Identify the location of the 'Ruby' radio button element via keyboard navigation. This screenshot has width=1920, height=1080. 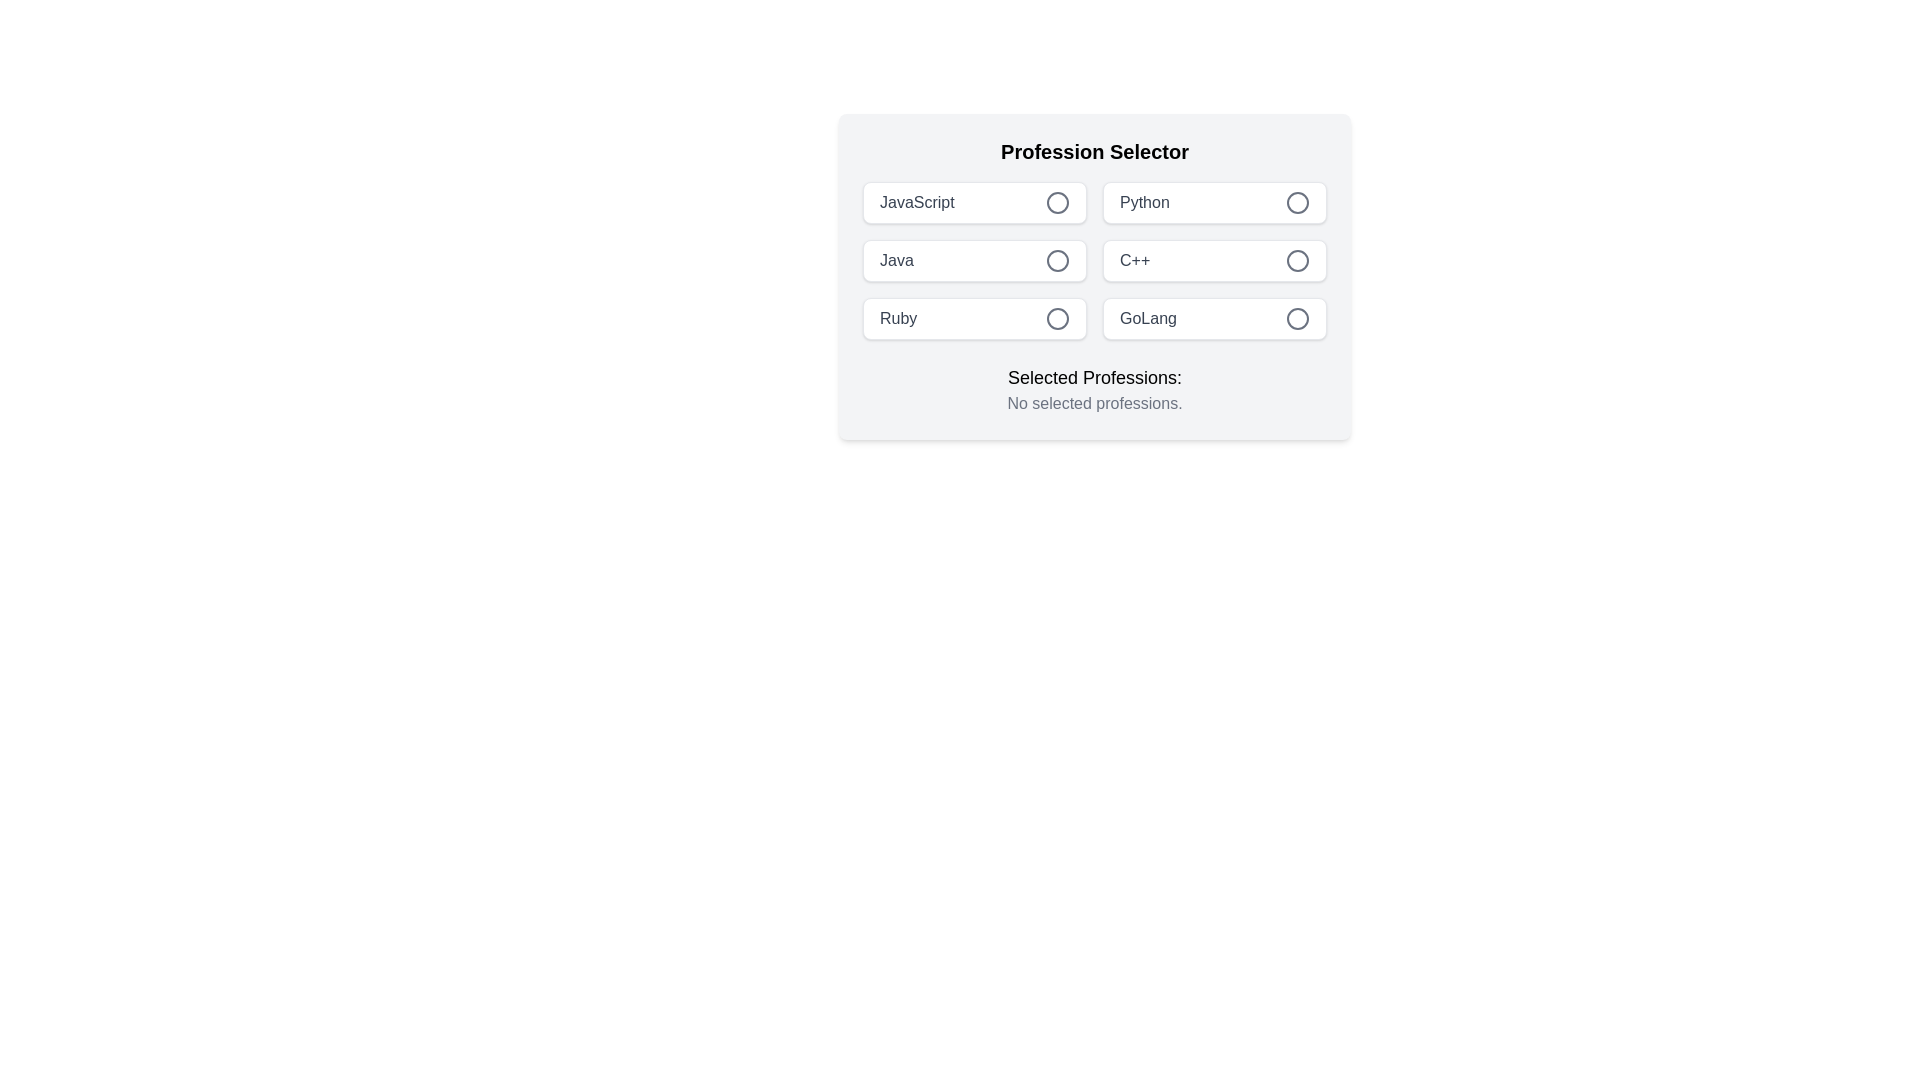
(1056, 318).